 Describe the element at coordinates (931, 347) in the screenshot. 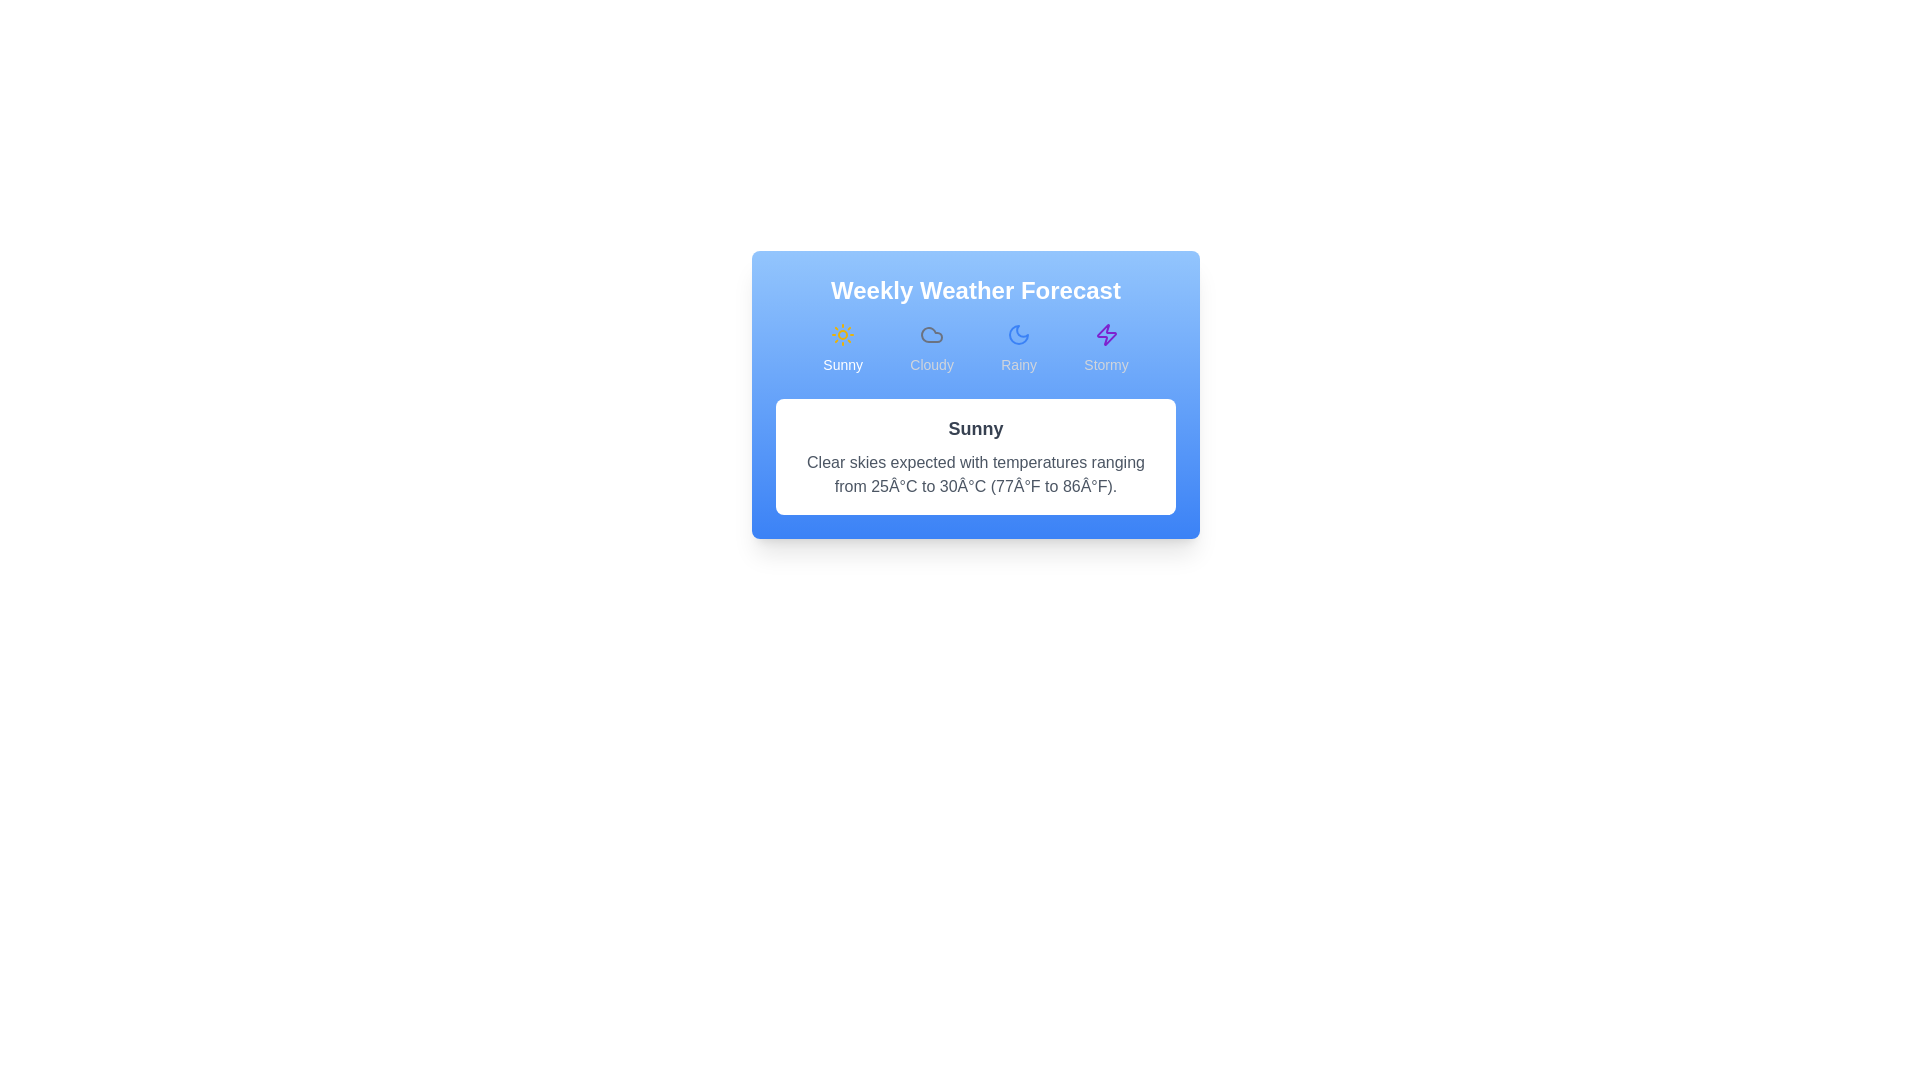

I see `the Cloudy forecast tab by clicking on its button` at that location.